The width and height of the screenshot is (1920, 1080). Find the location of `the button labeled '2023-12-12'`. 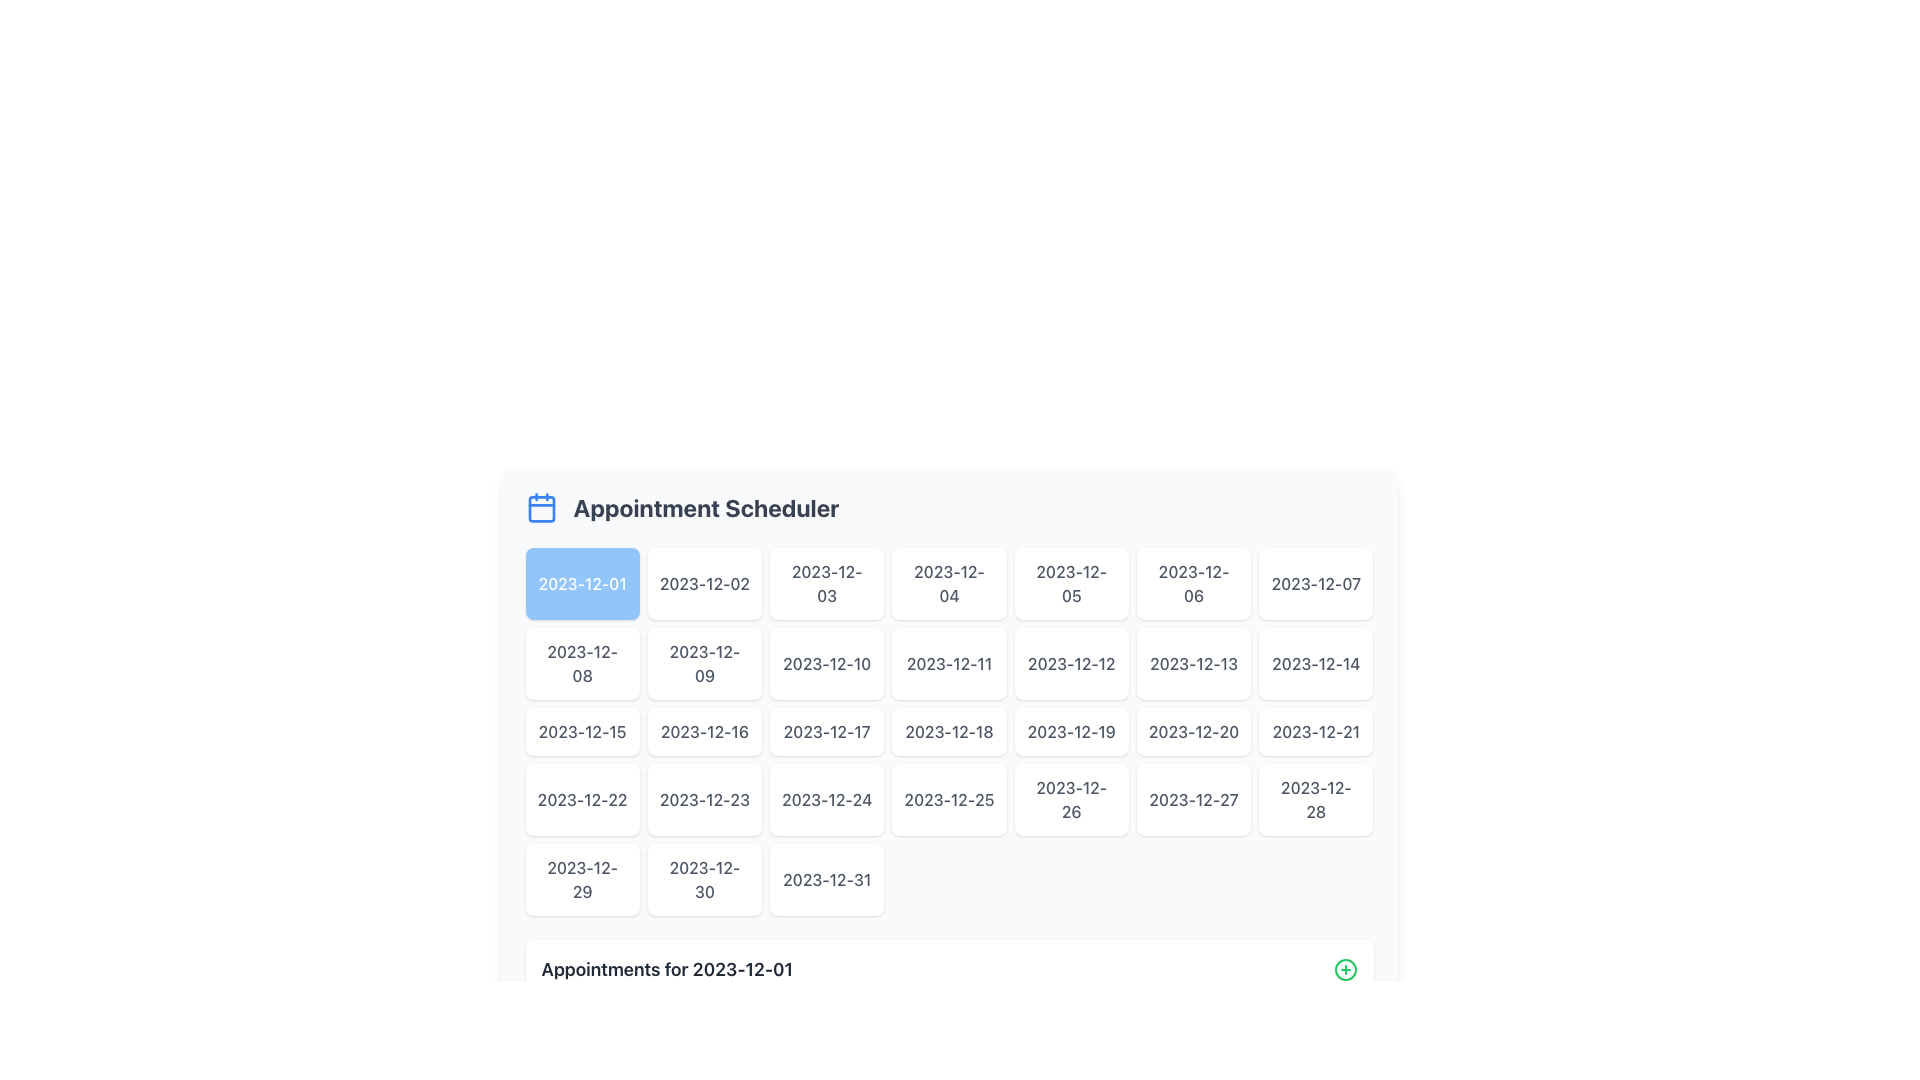

the button labeled '2023-12-12' is located at coordinates (1070, 663).